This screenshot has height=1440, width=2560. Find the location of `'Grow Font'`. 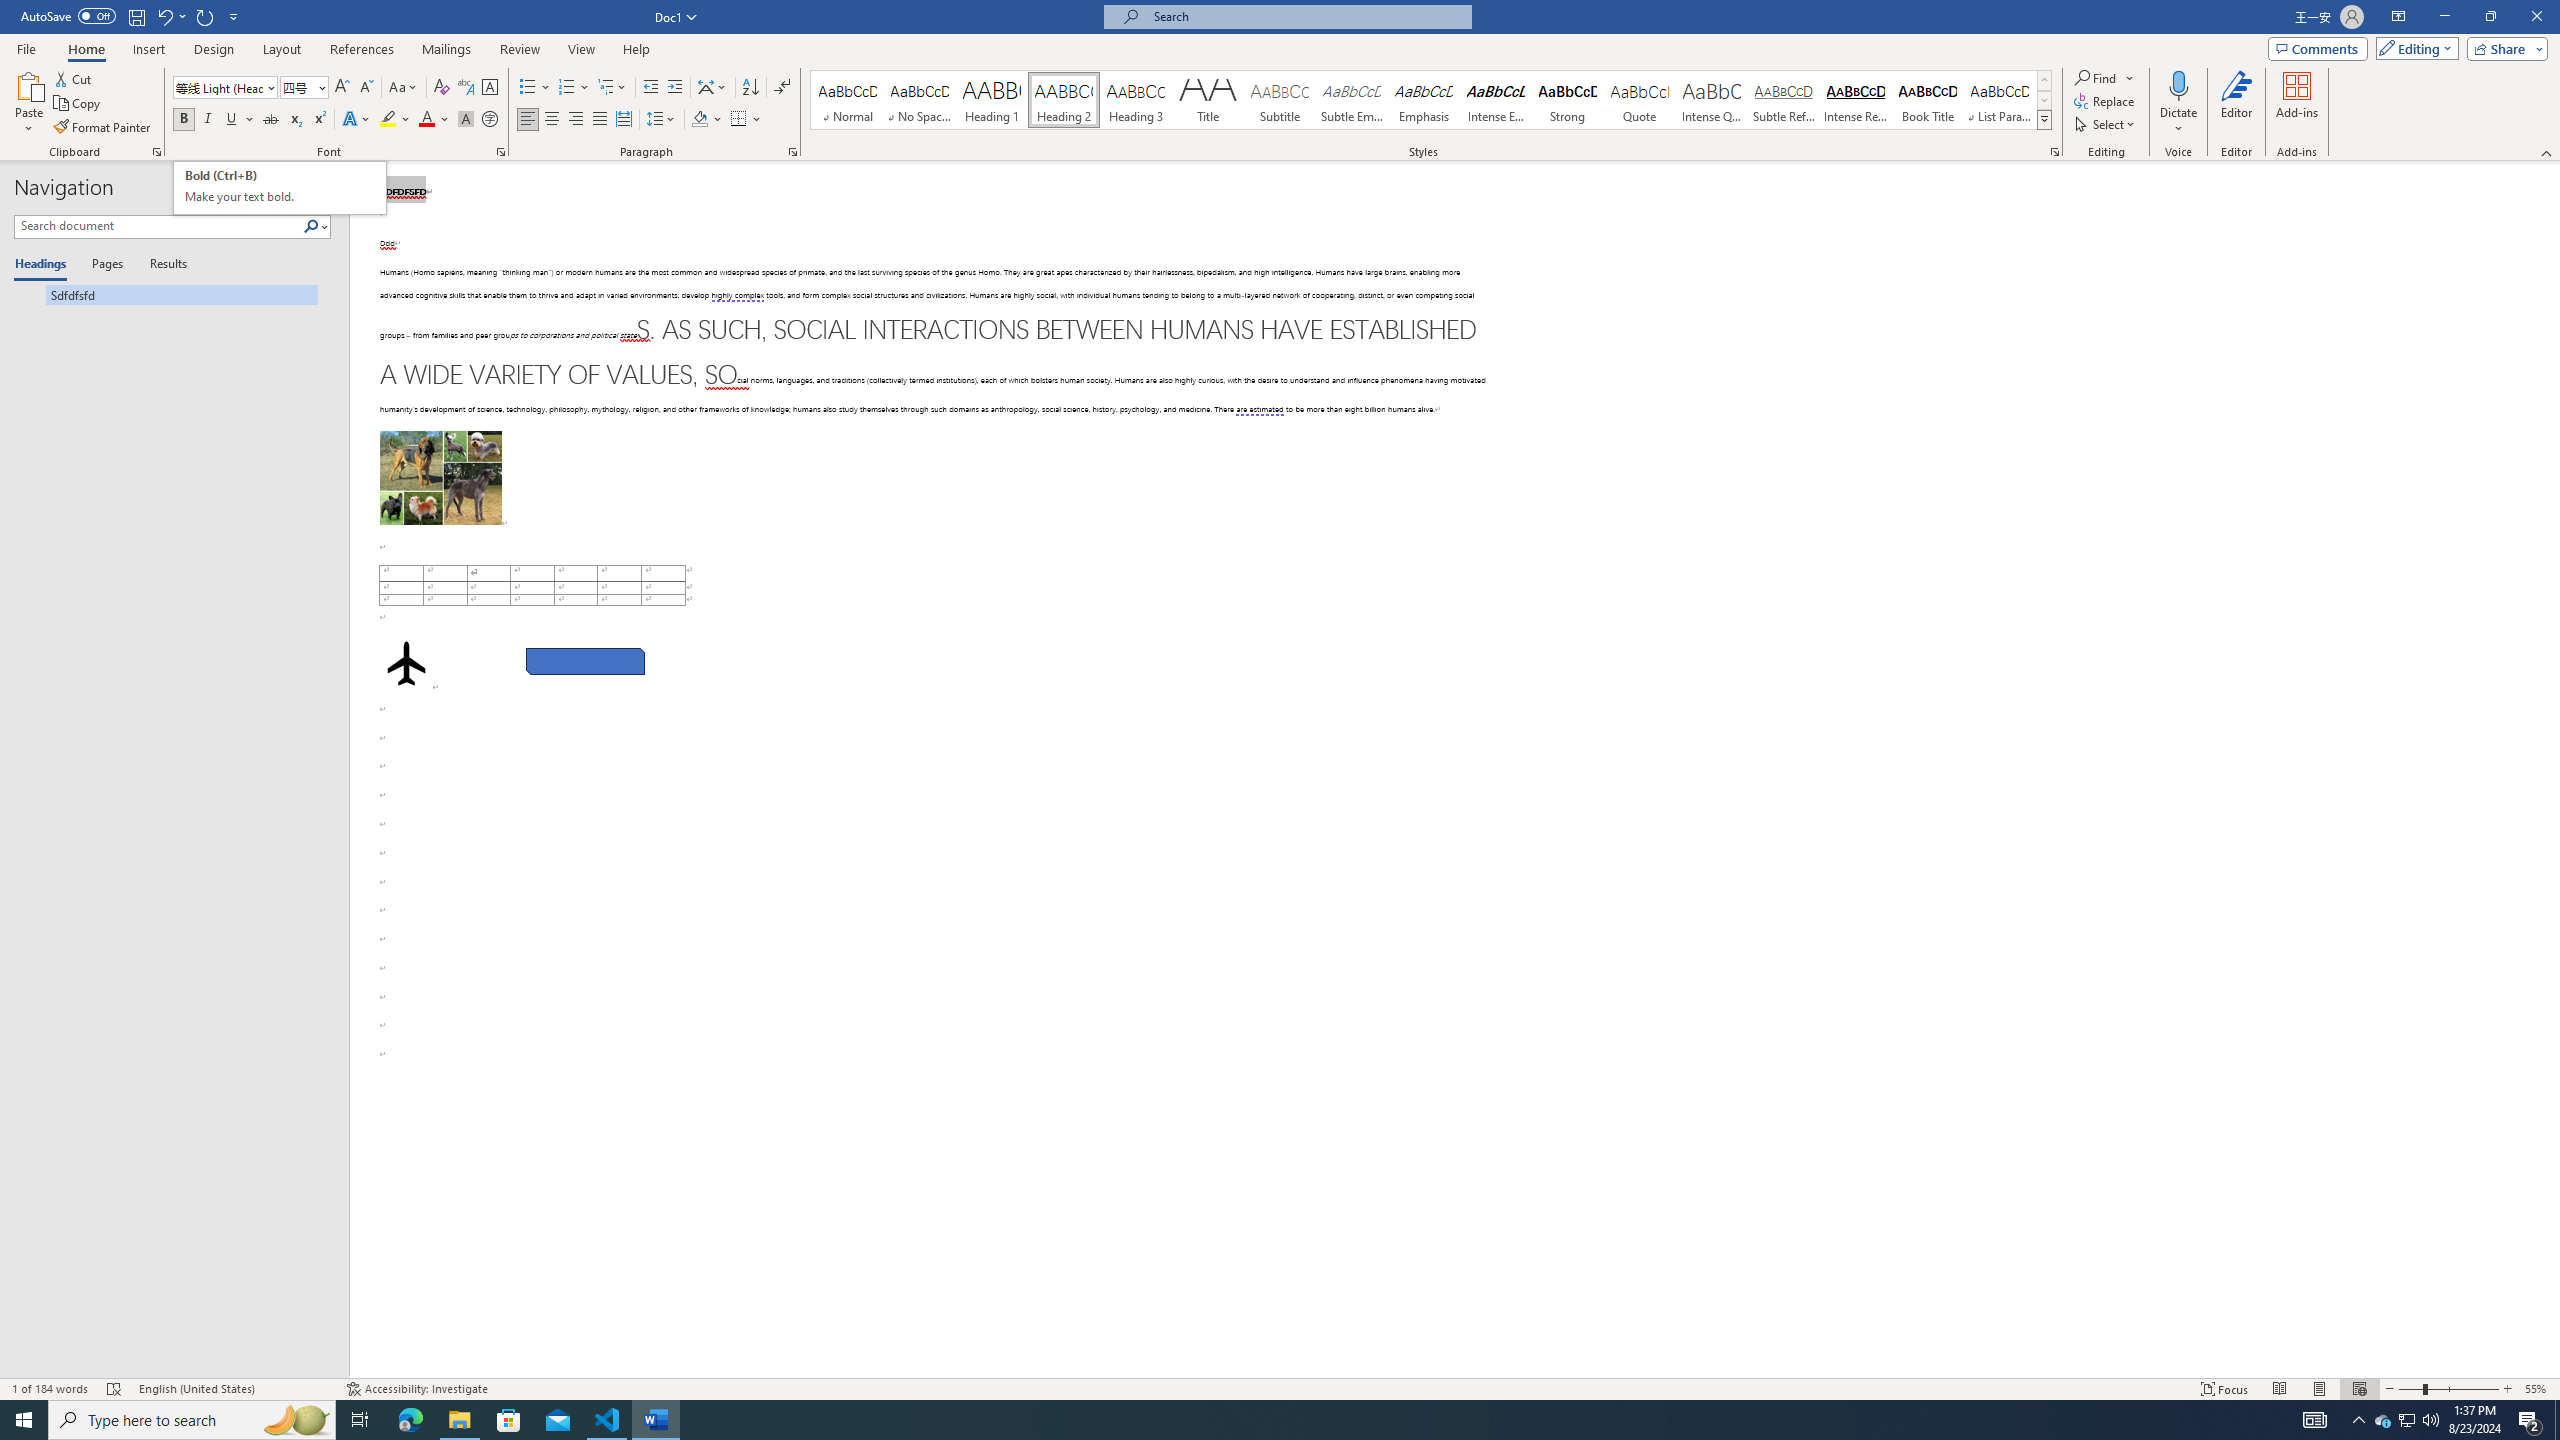

'Grow Font' is located at coordinates (341, 87).